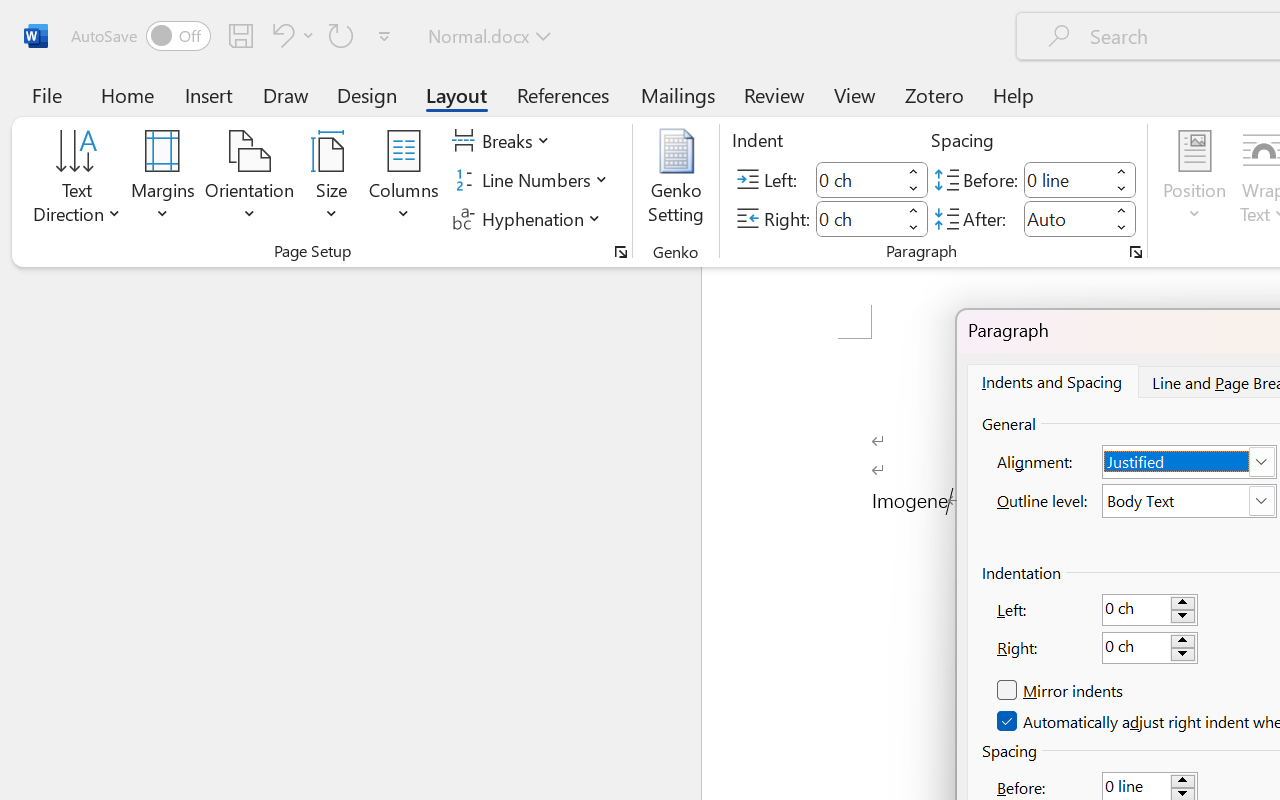 The image size is (1280, 800). What do you see at coordinates (1050, 380) in the screenshot?
I see `'Indents and Spacing'` at bounding box center [1050, 380].